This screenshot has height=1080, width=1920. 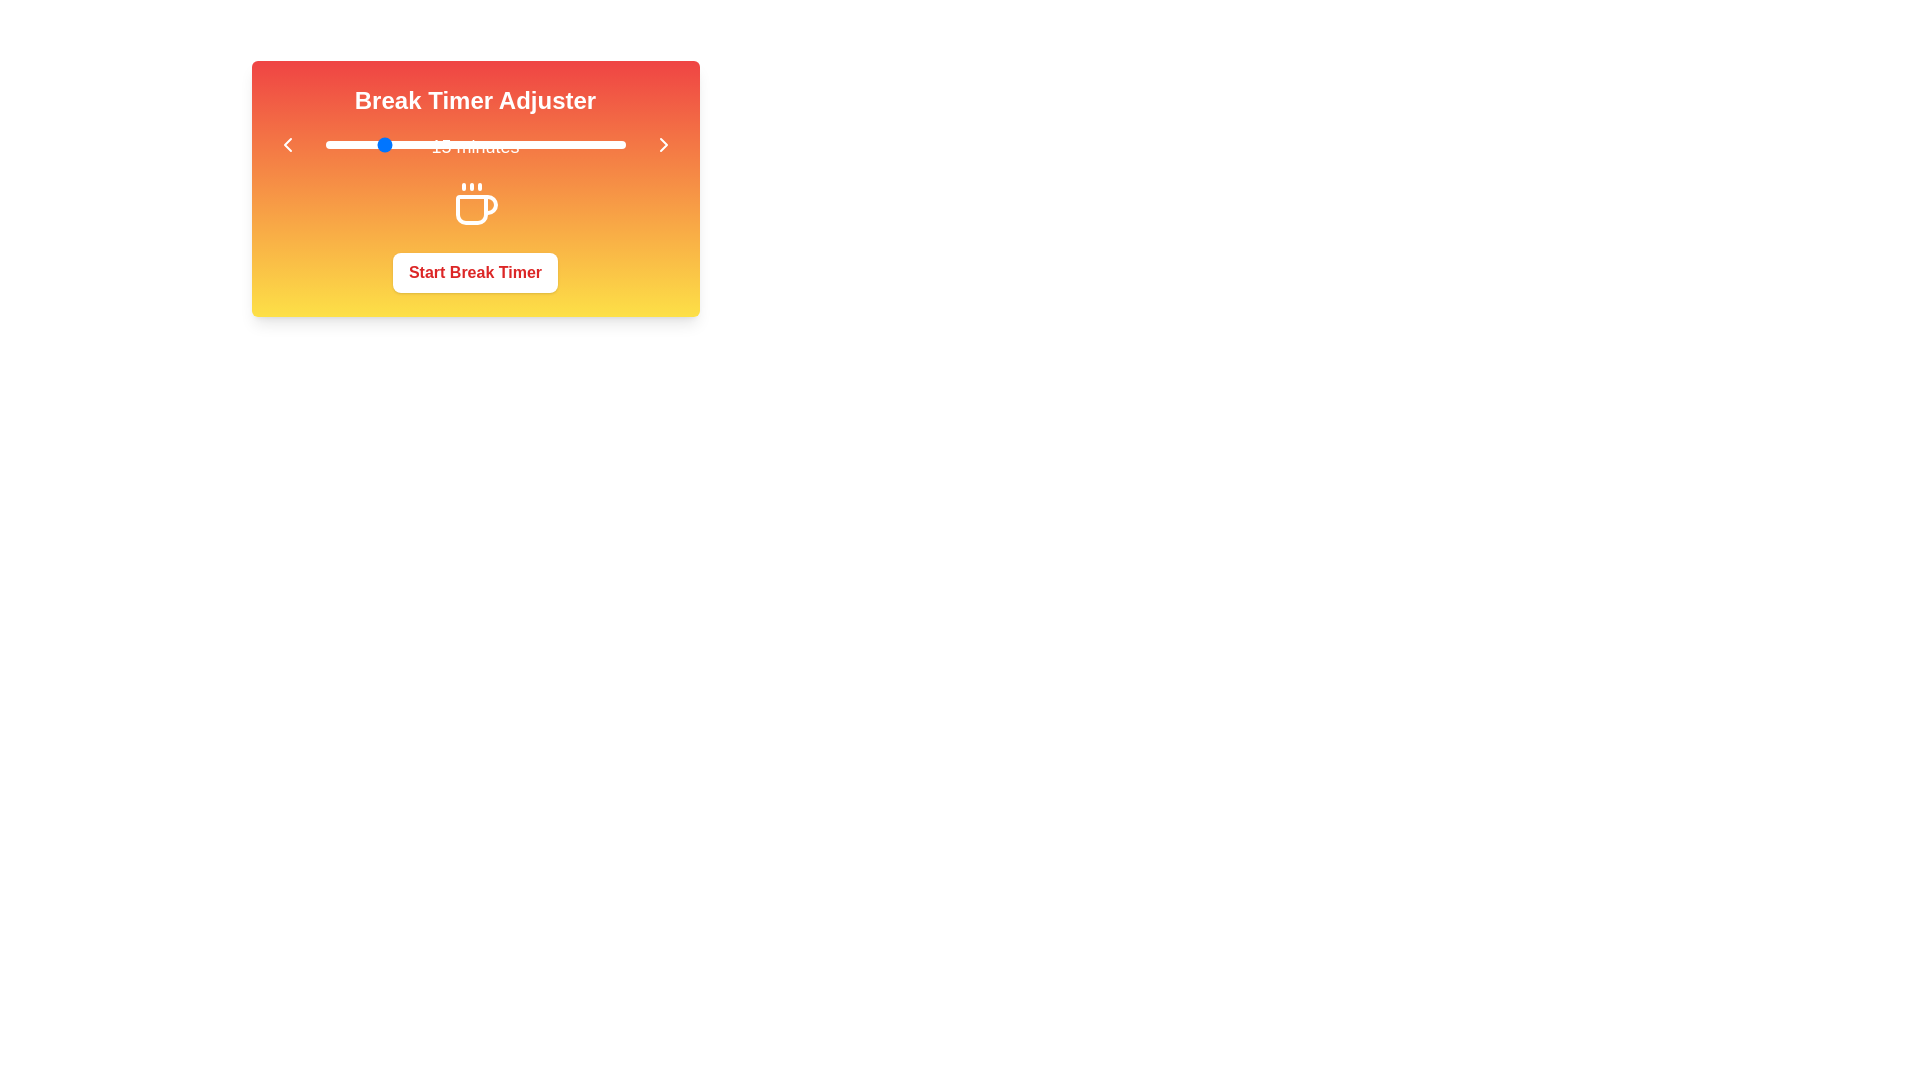 What do you see at coordinates (602, 144) in the screenshot?
I see `the slider to set the break duration to 56 minutes` at bounding box center [602, 144].